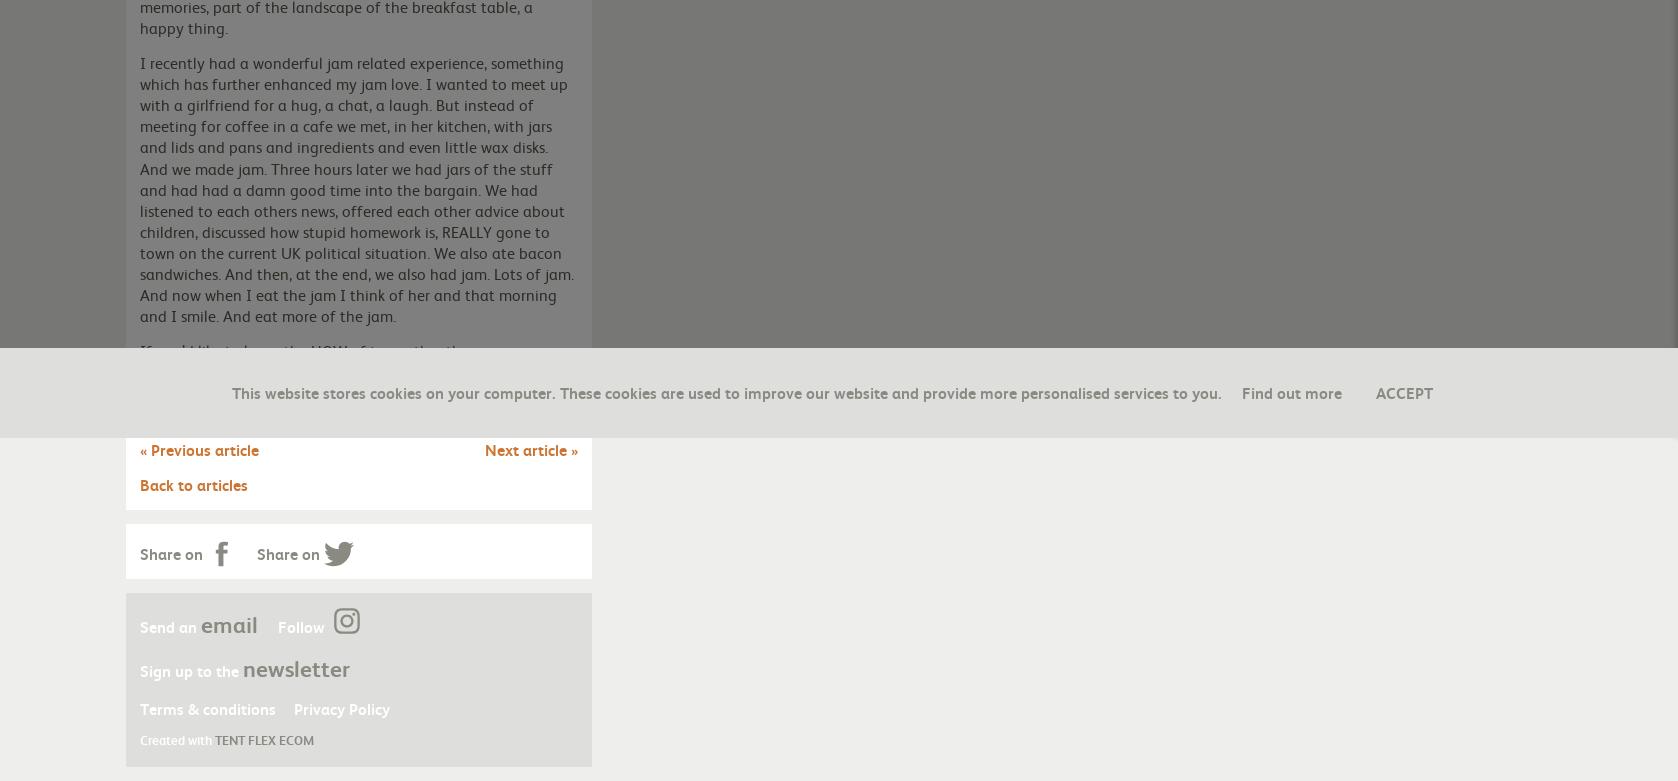 The width and height of the screenshot is (1678, 781). Describe the element at coordinates (229, 623) in the screenshot. I see `'email'` at that location.